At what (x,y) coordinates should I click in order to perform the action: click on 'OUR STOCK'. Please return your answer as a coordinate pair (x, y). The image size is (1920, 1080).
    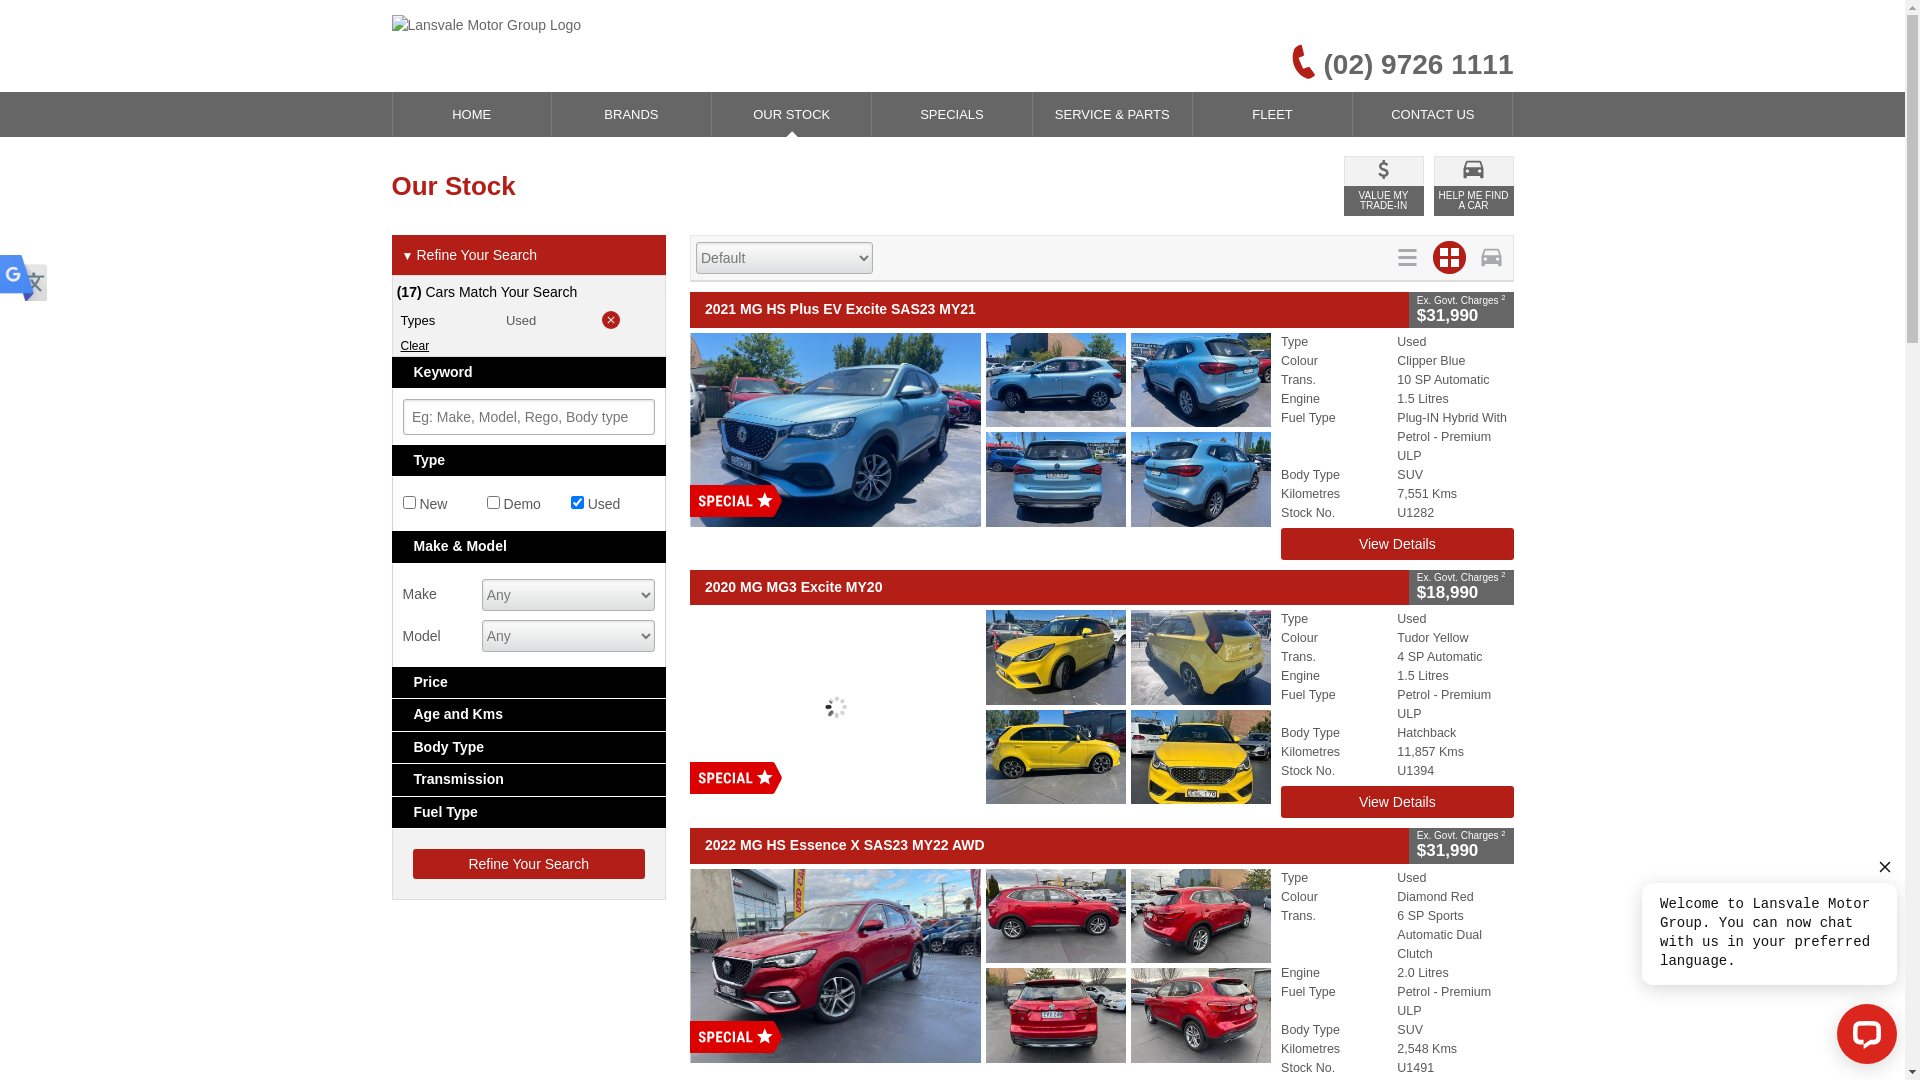
    Looking at the image, I should click on (790, 114).